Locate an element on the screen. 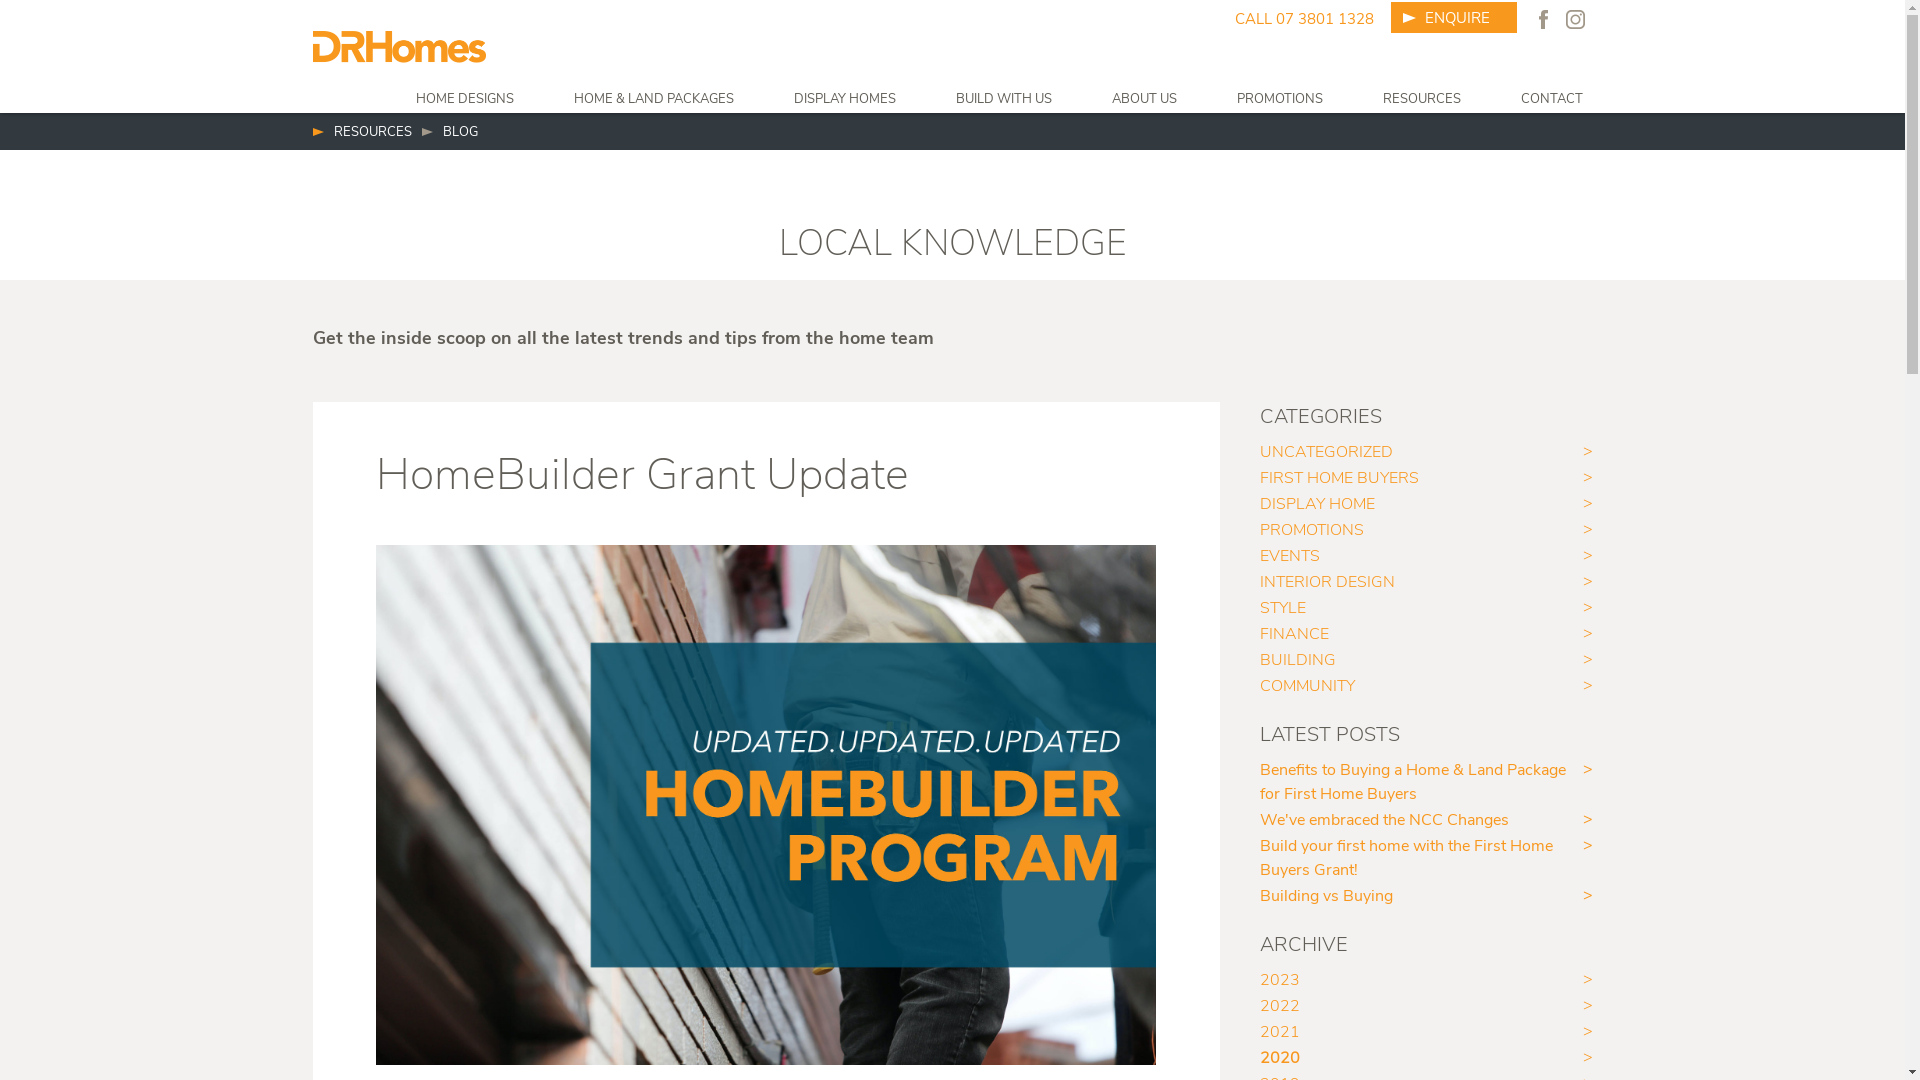  'BLOG' is located at coordinates (449, 132).